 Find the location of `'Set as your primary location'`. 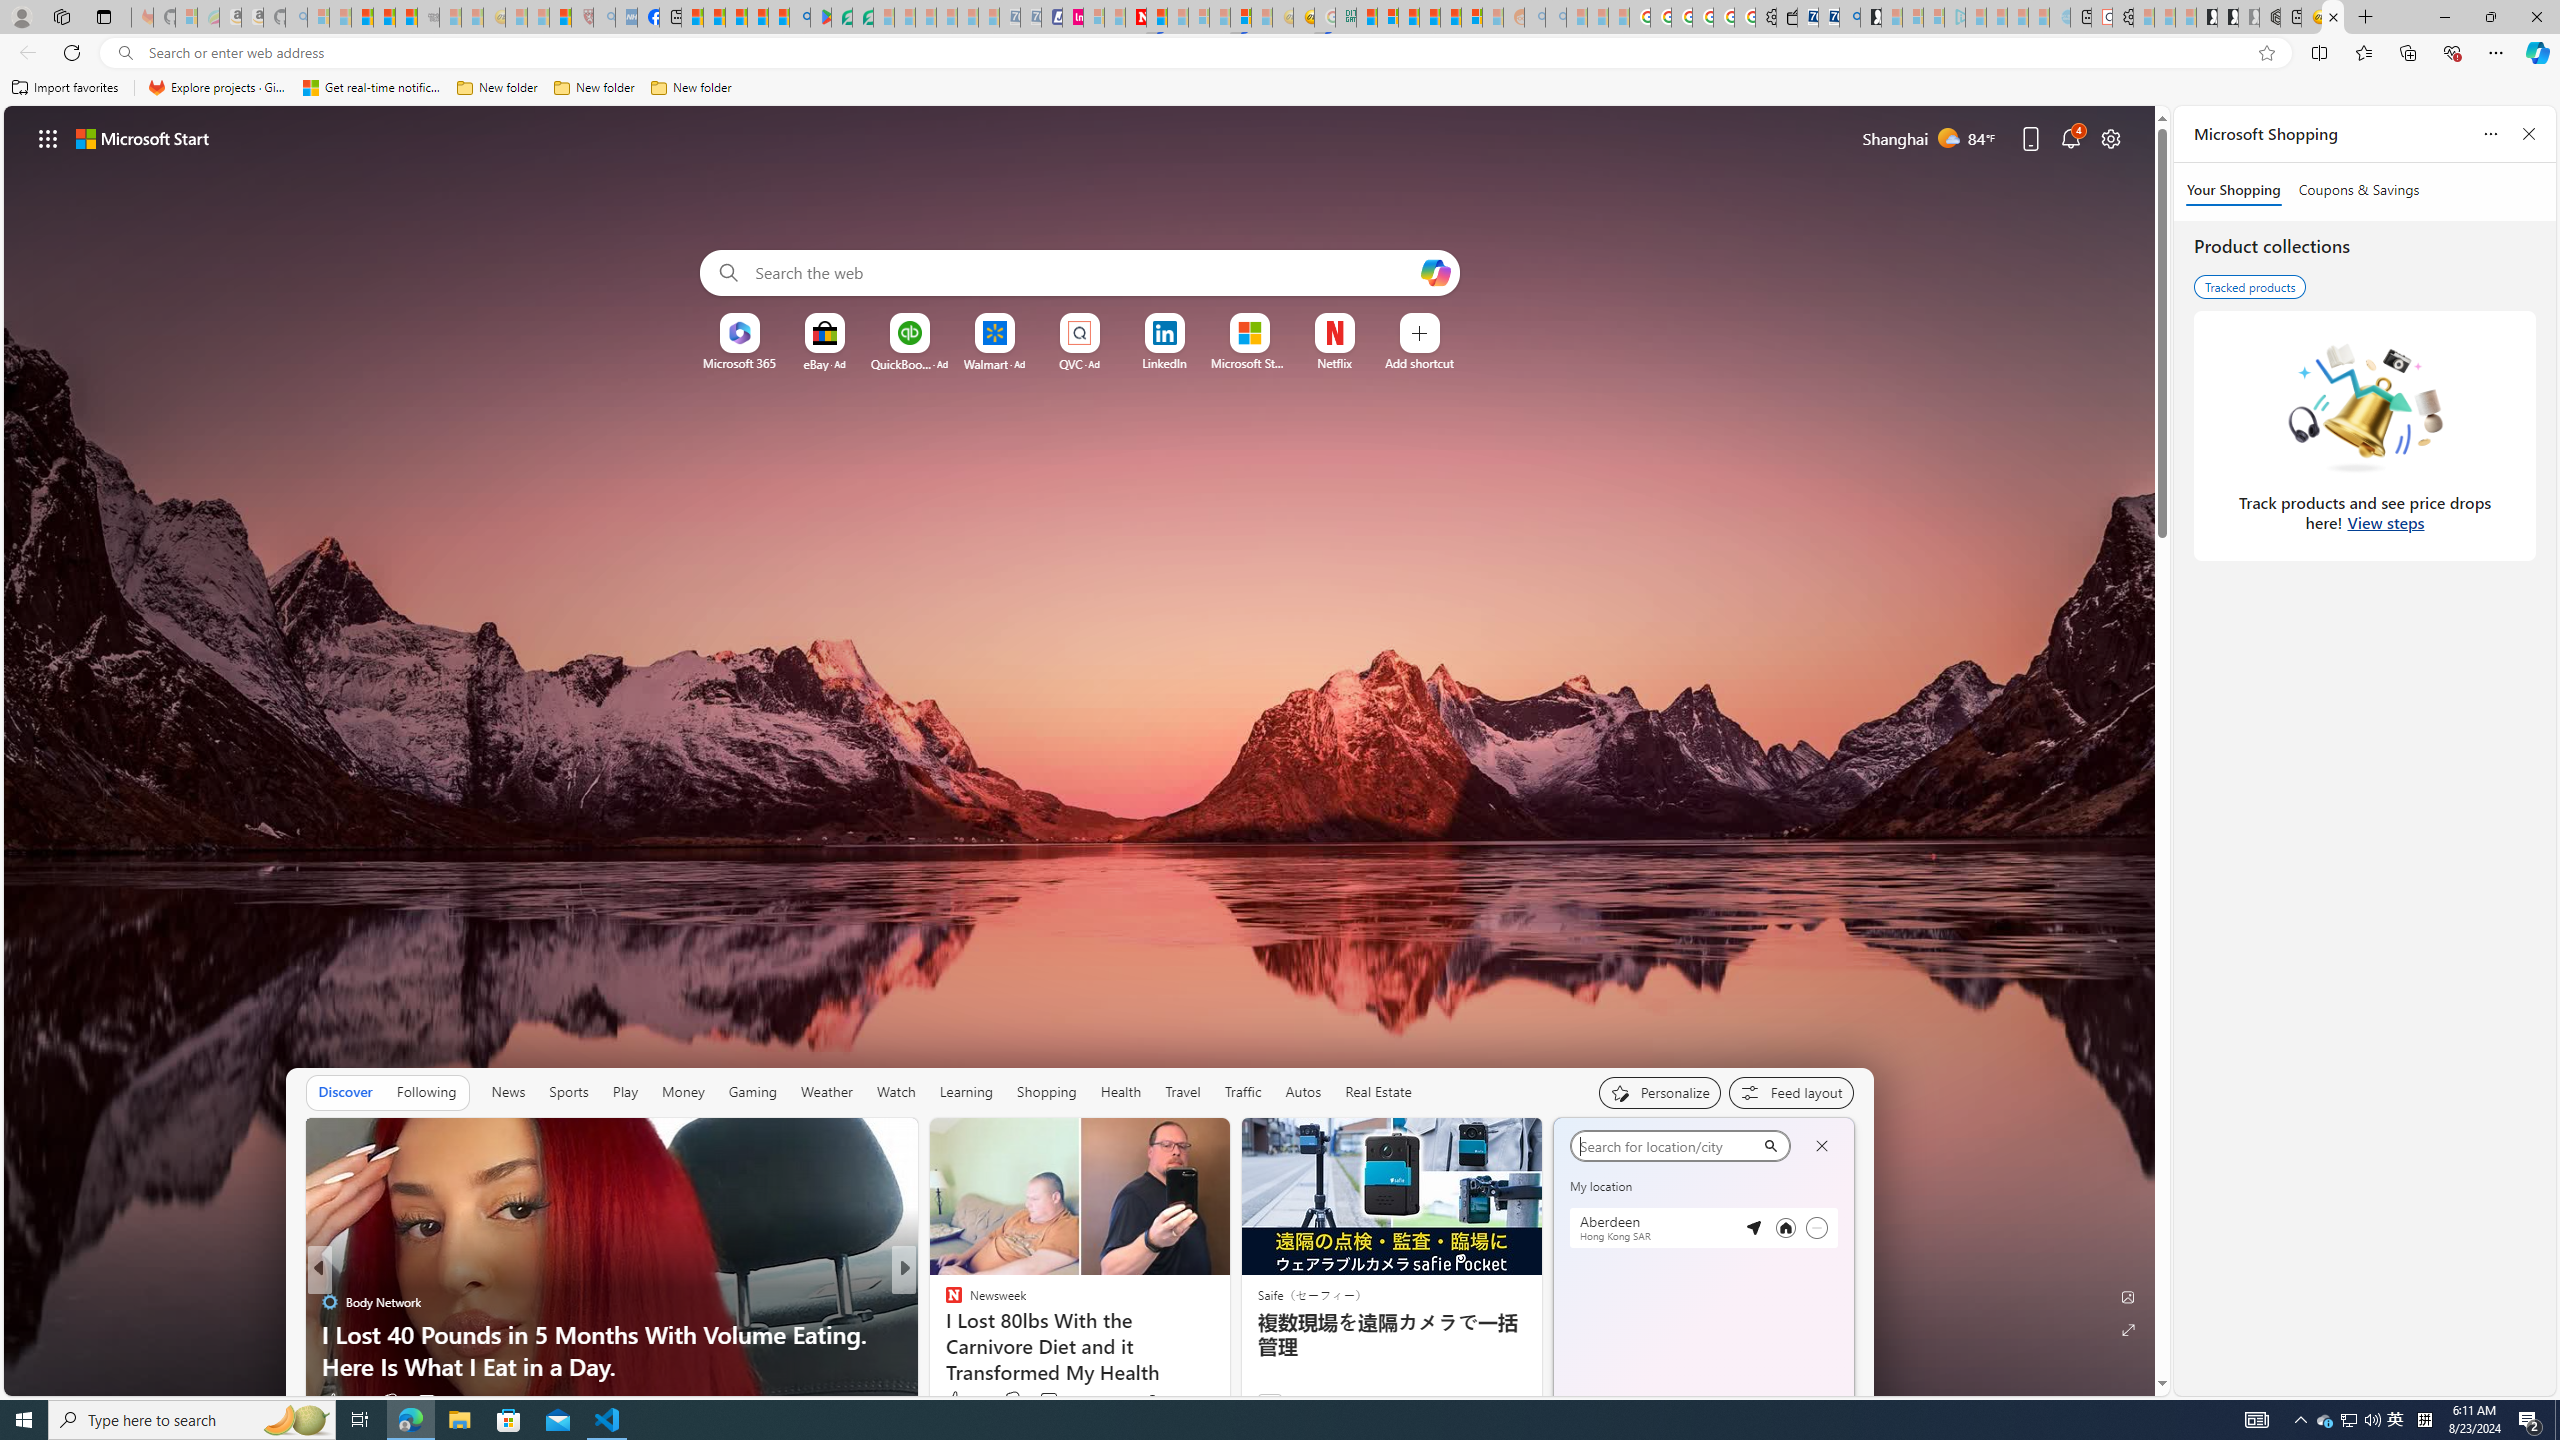

'Set as your primary location' is located at coordinates (1785, 1228).